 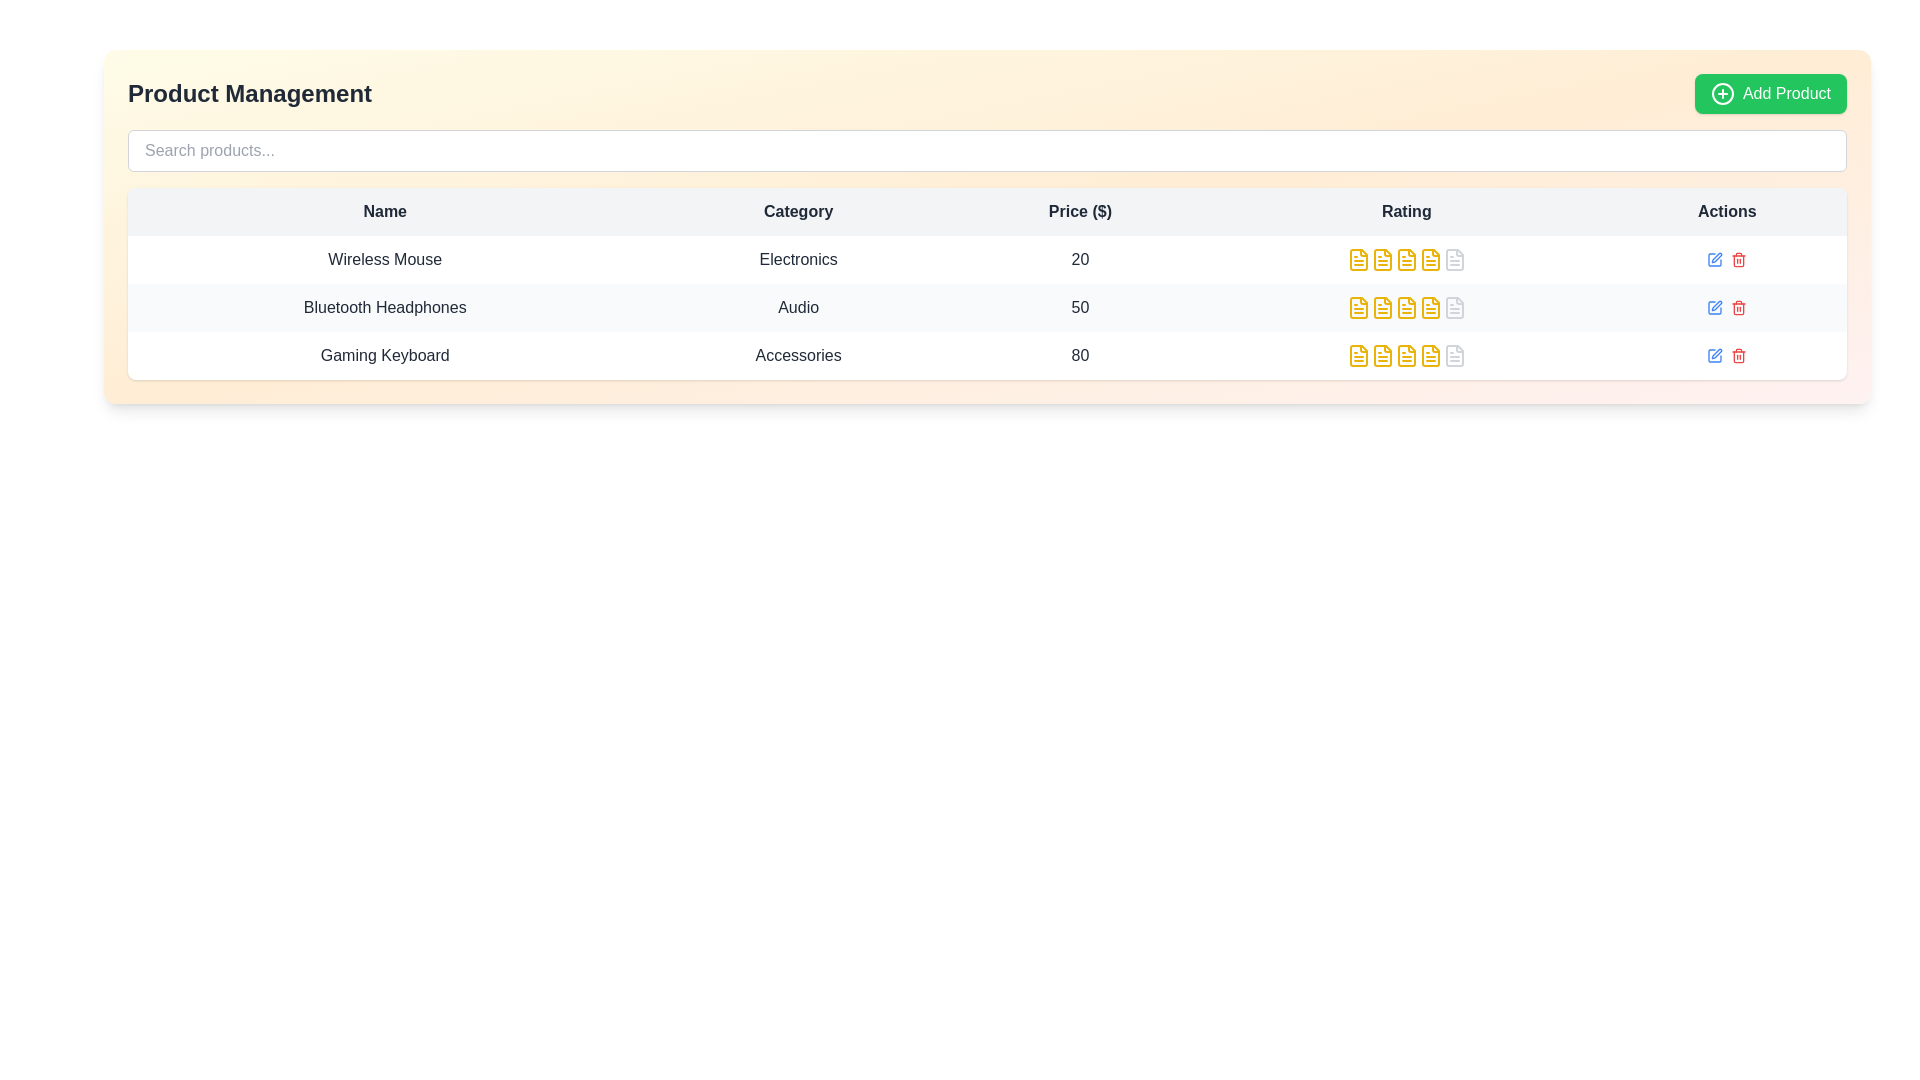 What do you see at coordinates (1079, 212) in the screenshot?
I see `the 'Price ($)' column header, which is the third column in the table structure, styled with bold text on a white background` at bounding box center [1079, 212].